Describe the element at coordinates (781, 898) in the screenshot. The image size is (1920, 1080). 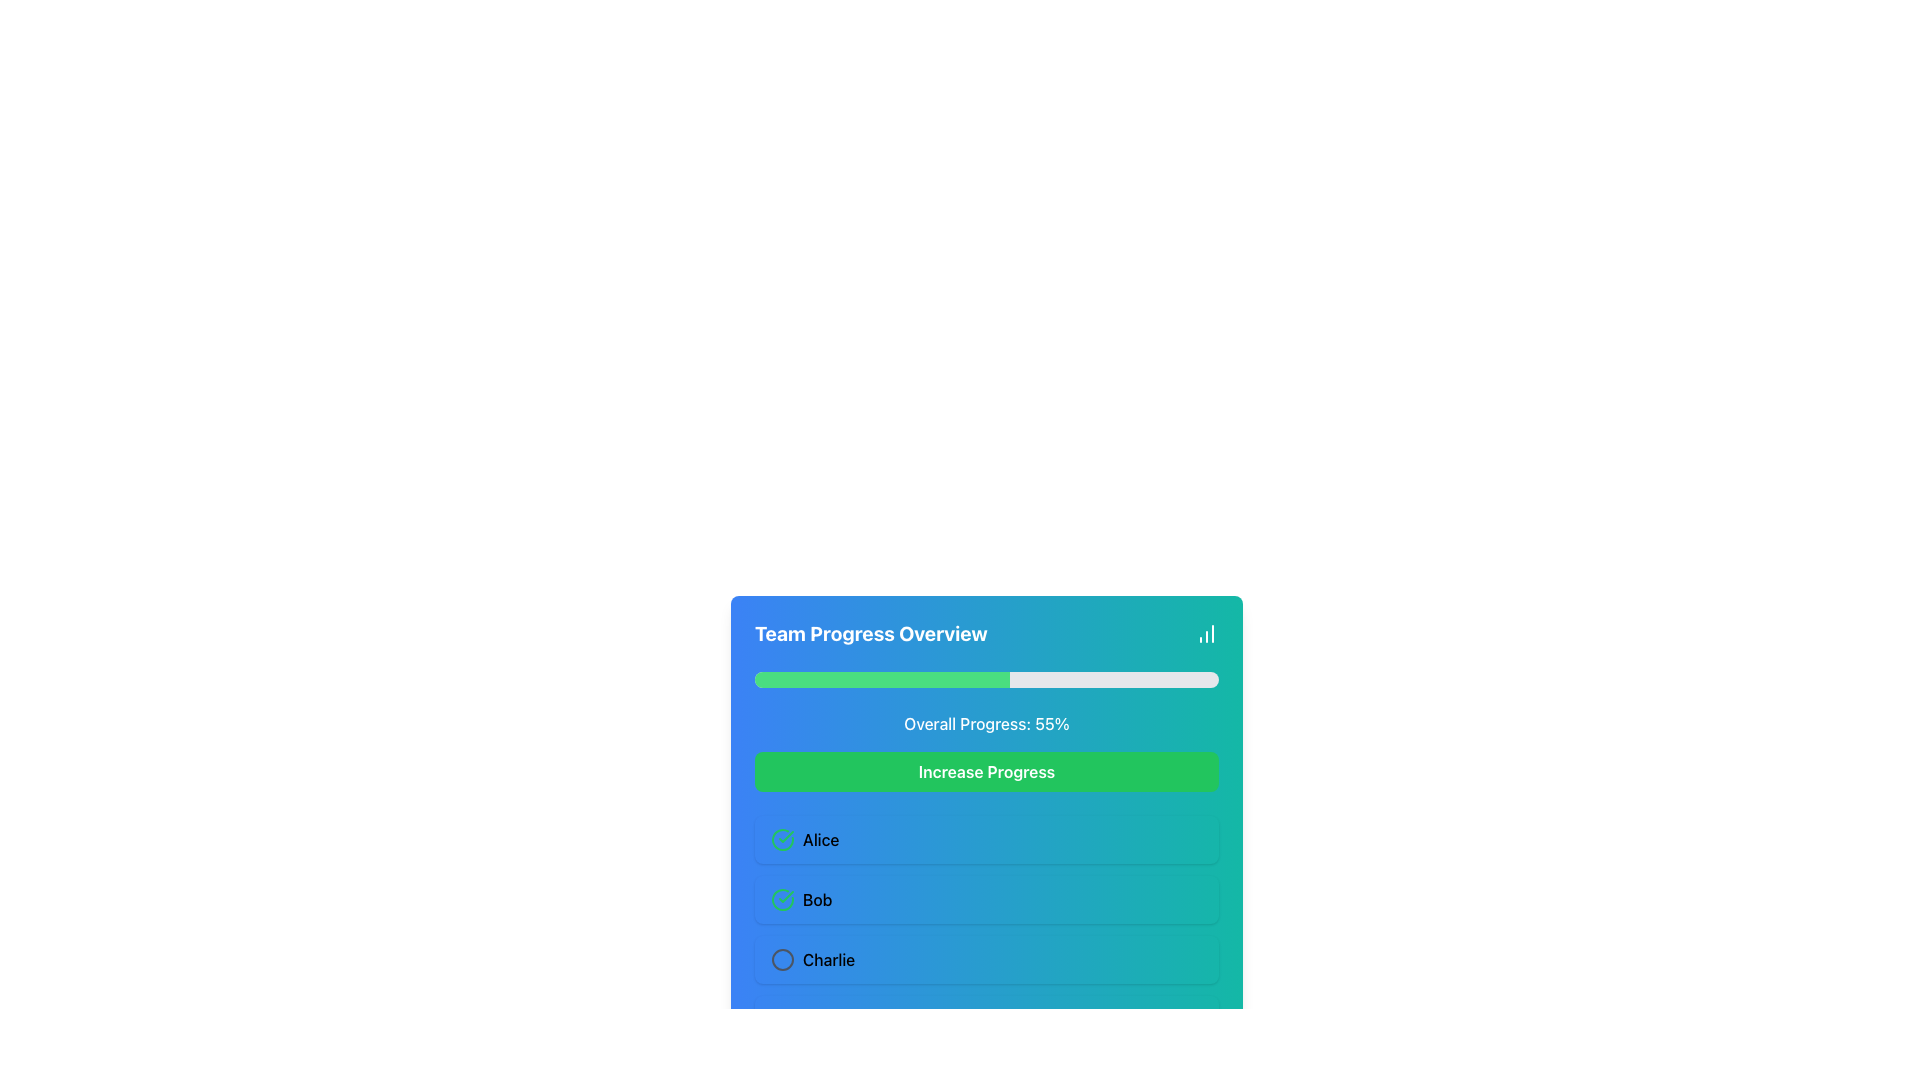
I see `the status represented by the circular green outlined icon with a check mark on a blue background, located to the left of the text 'Bob'` at that location.